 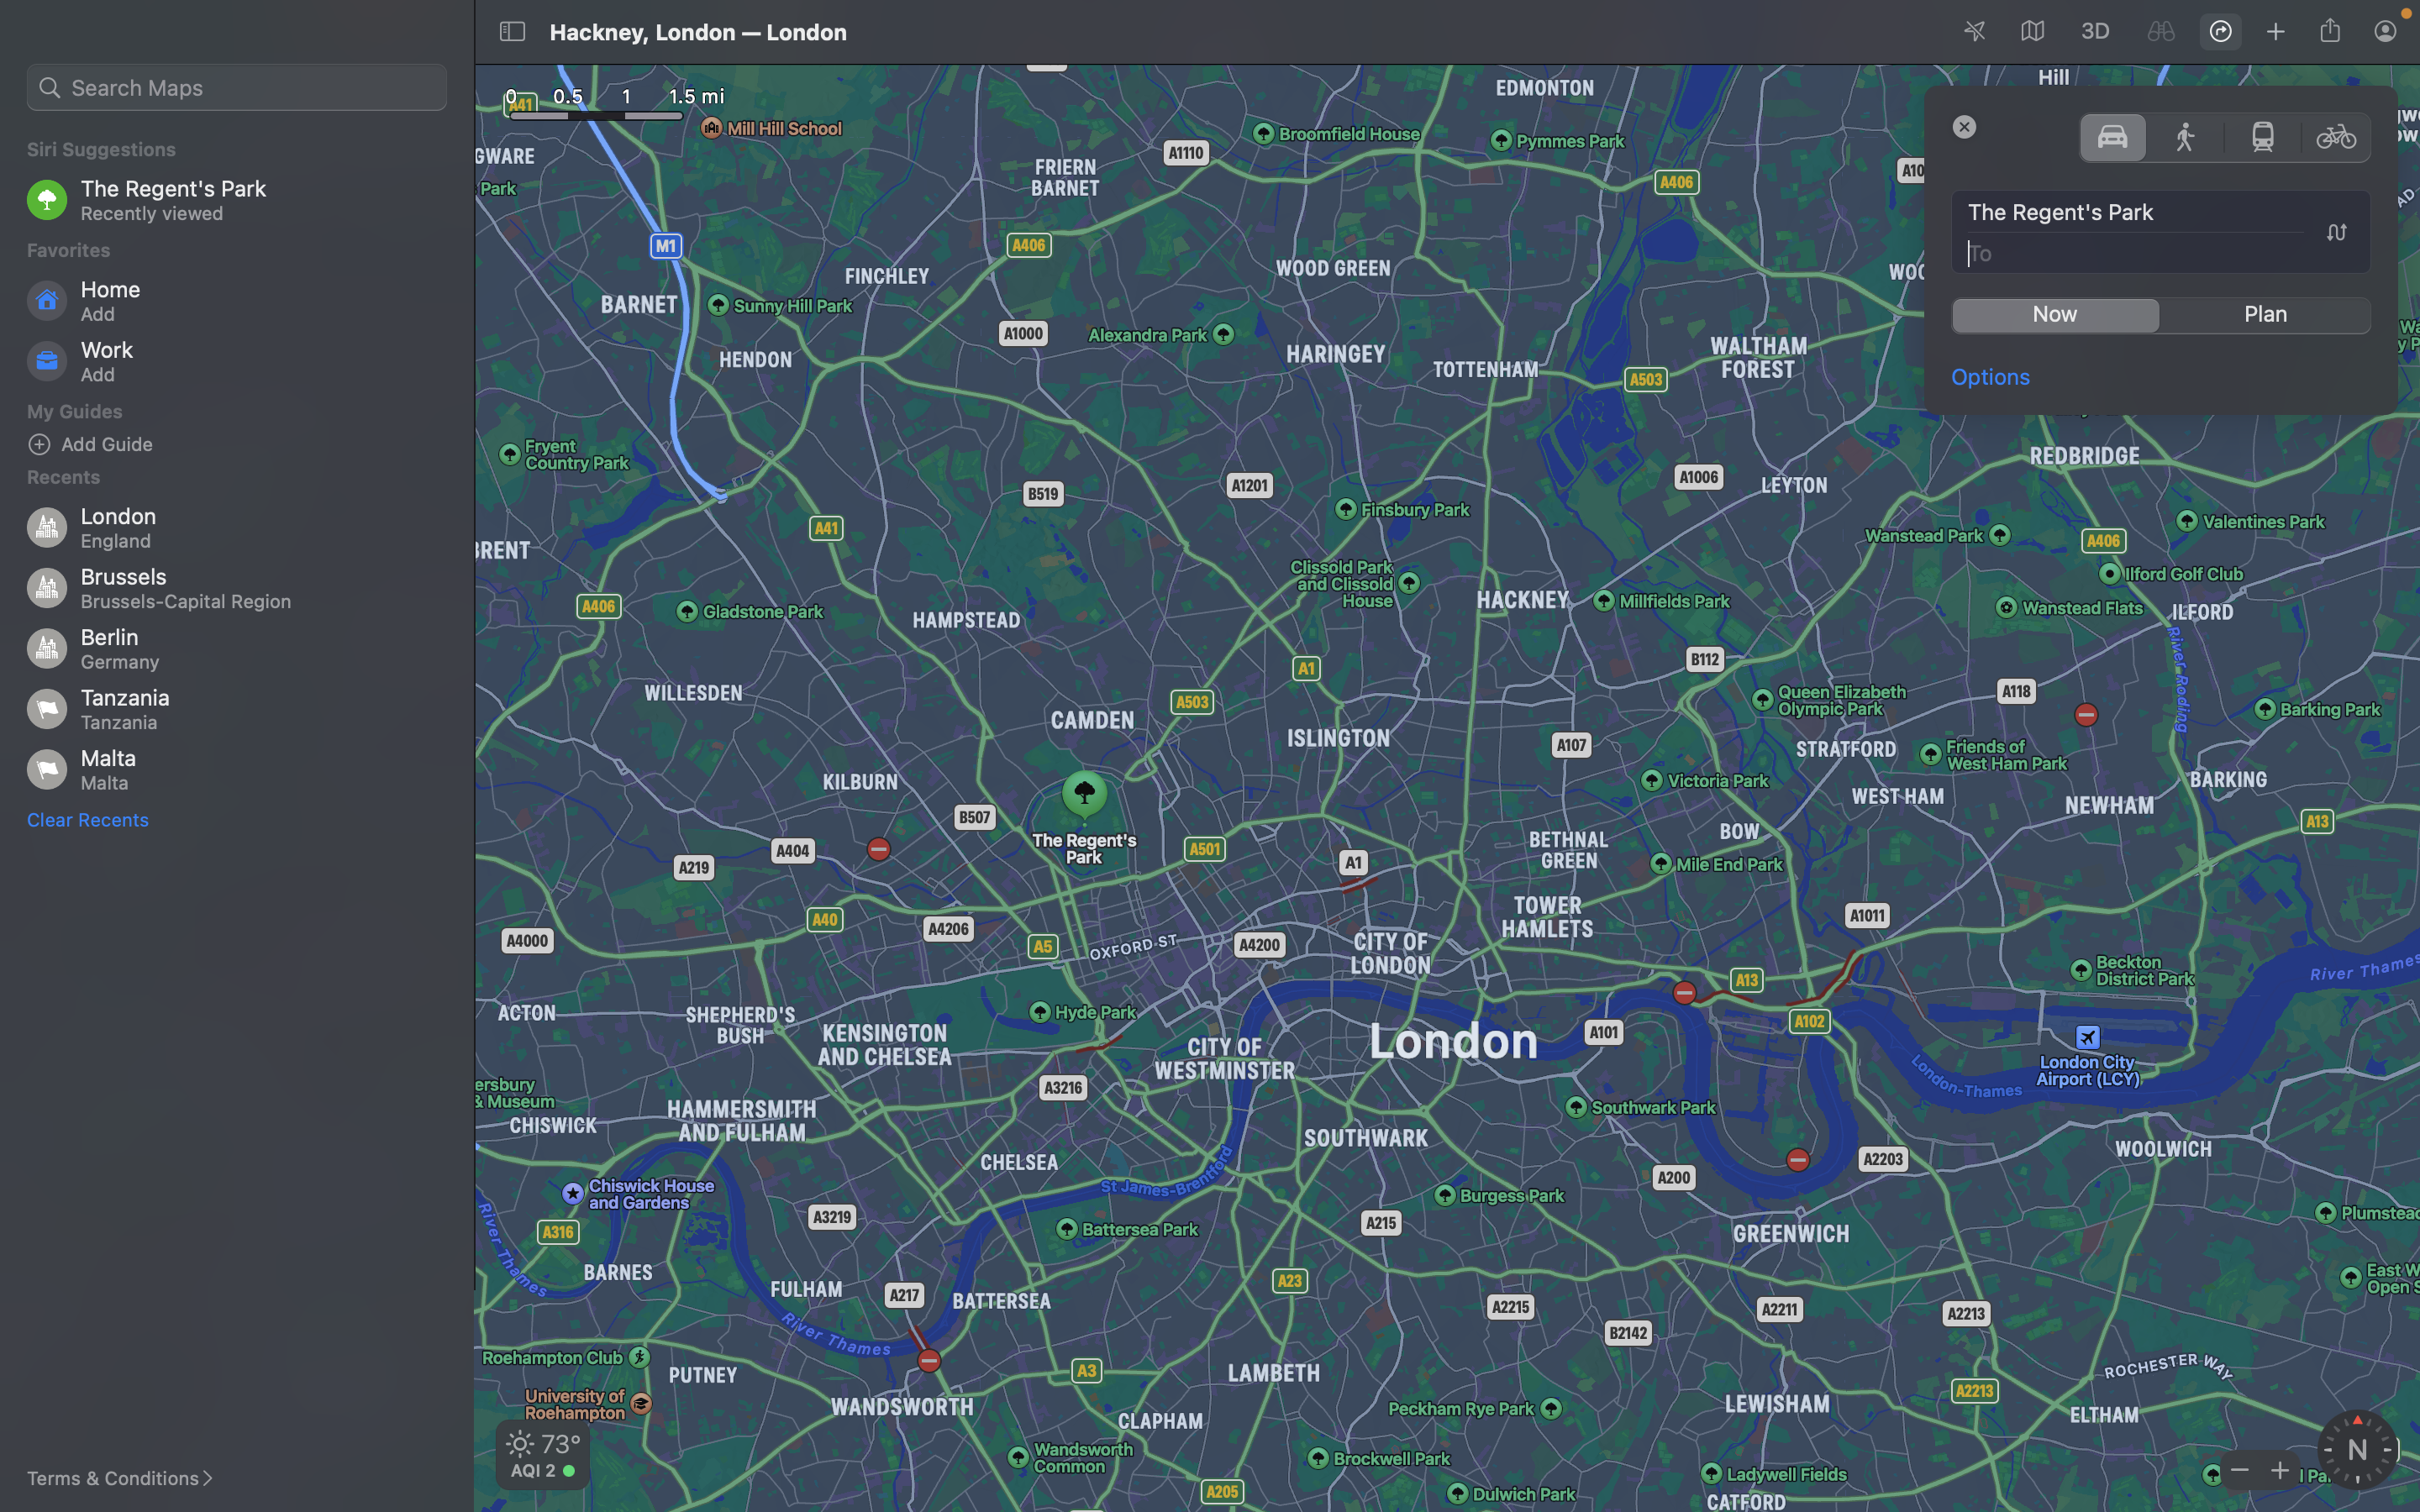 I want to click on the "go now" button to start navigation, so click(x=2054, y=315).